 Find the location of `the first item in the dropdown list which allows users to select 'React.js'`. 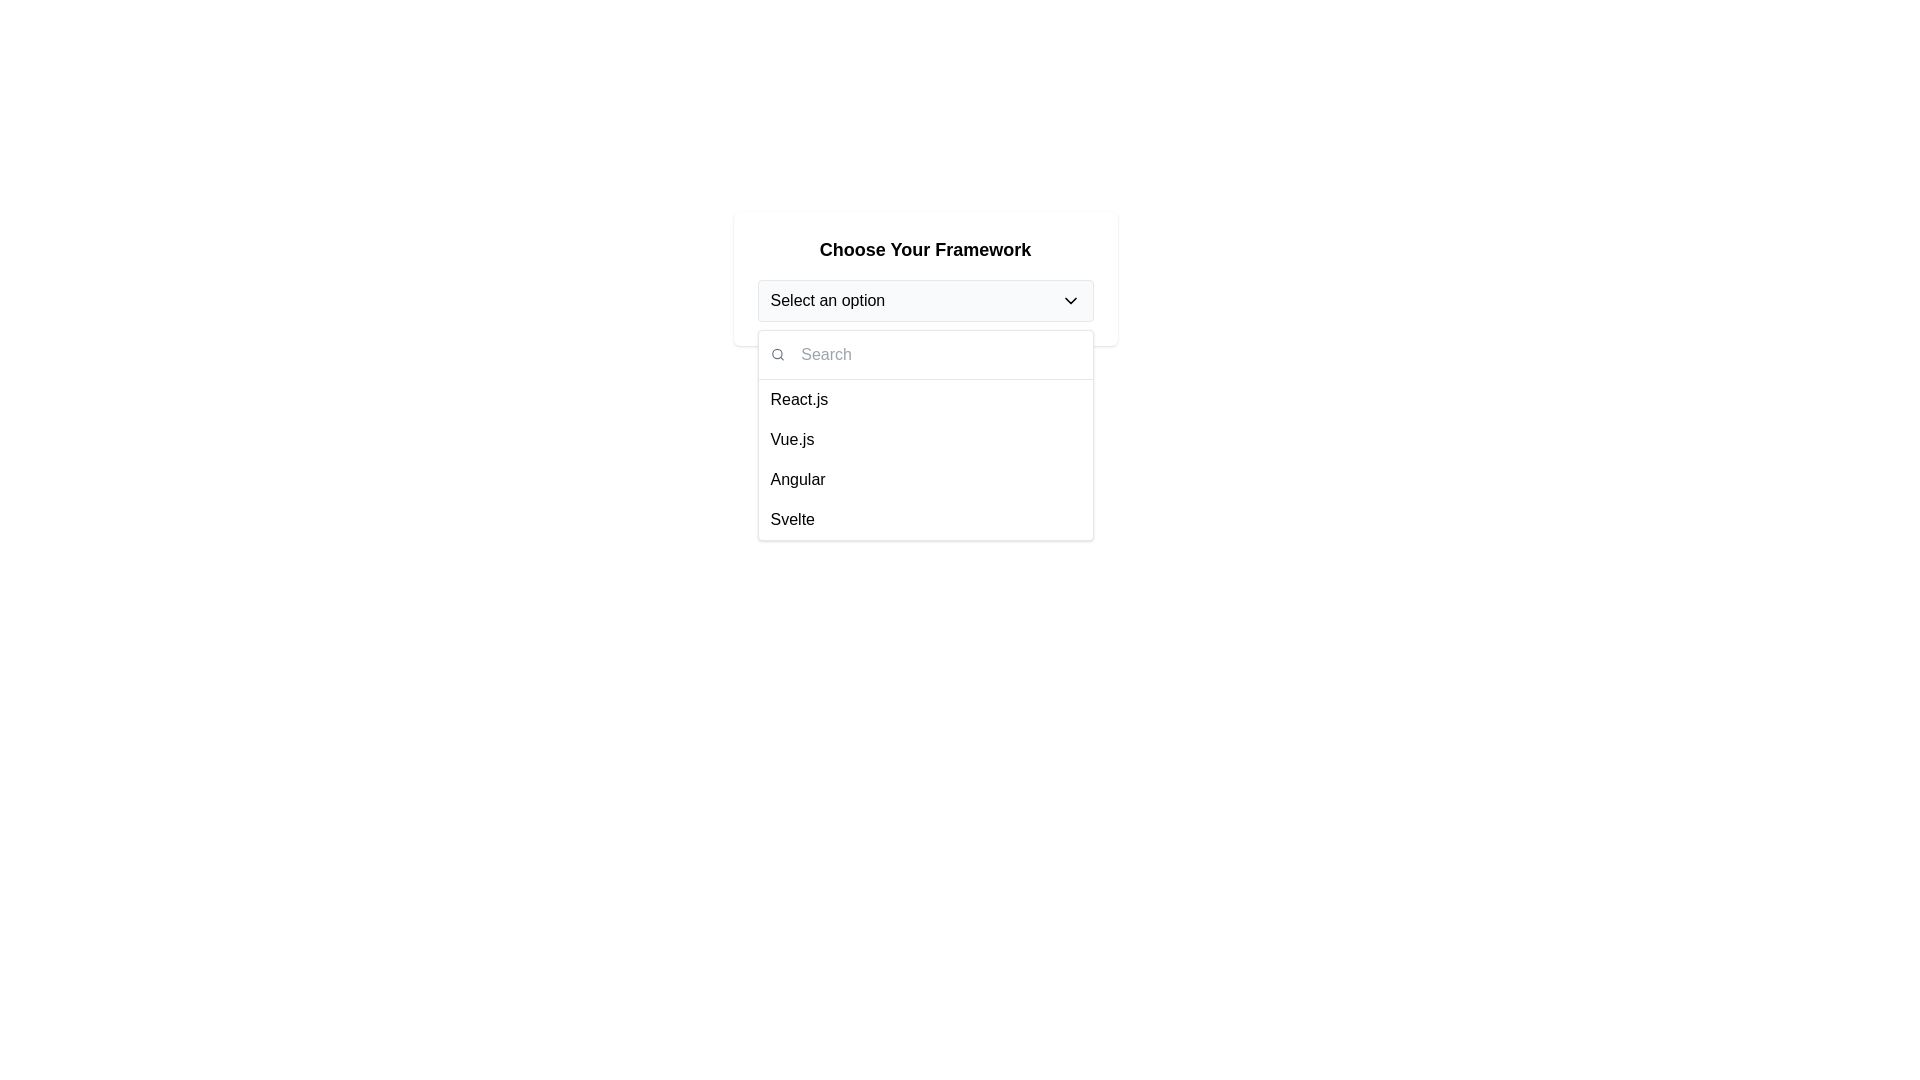

the first item in the dropdown list which allows users to select 'React.js' is located at coordinates (924, 400).